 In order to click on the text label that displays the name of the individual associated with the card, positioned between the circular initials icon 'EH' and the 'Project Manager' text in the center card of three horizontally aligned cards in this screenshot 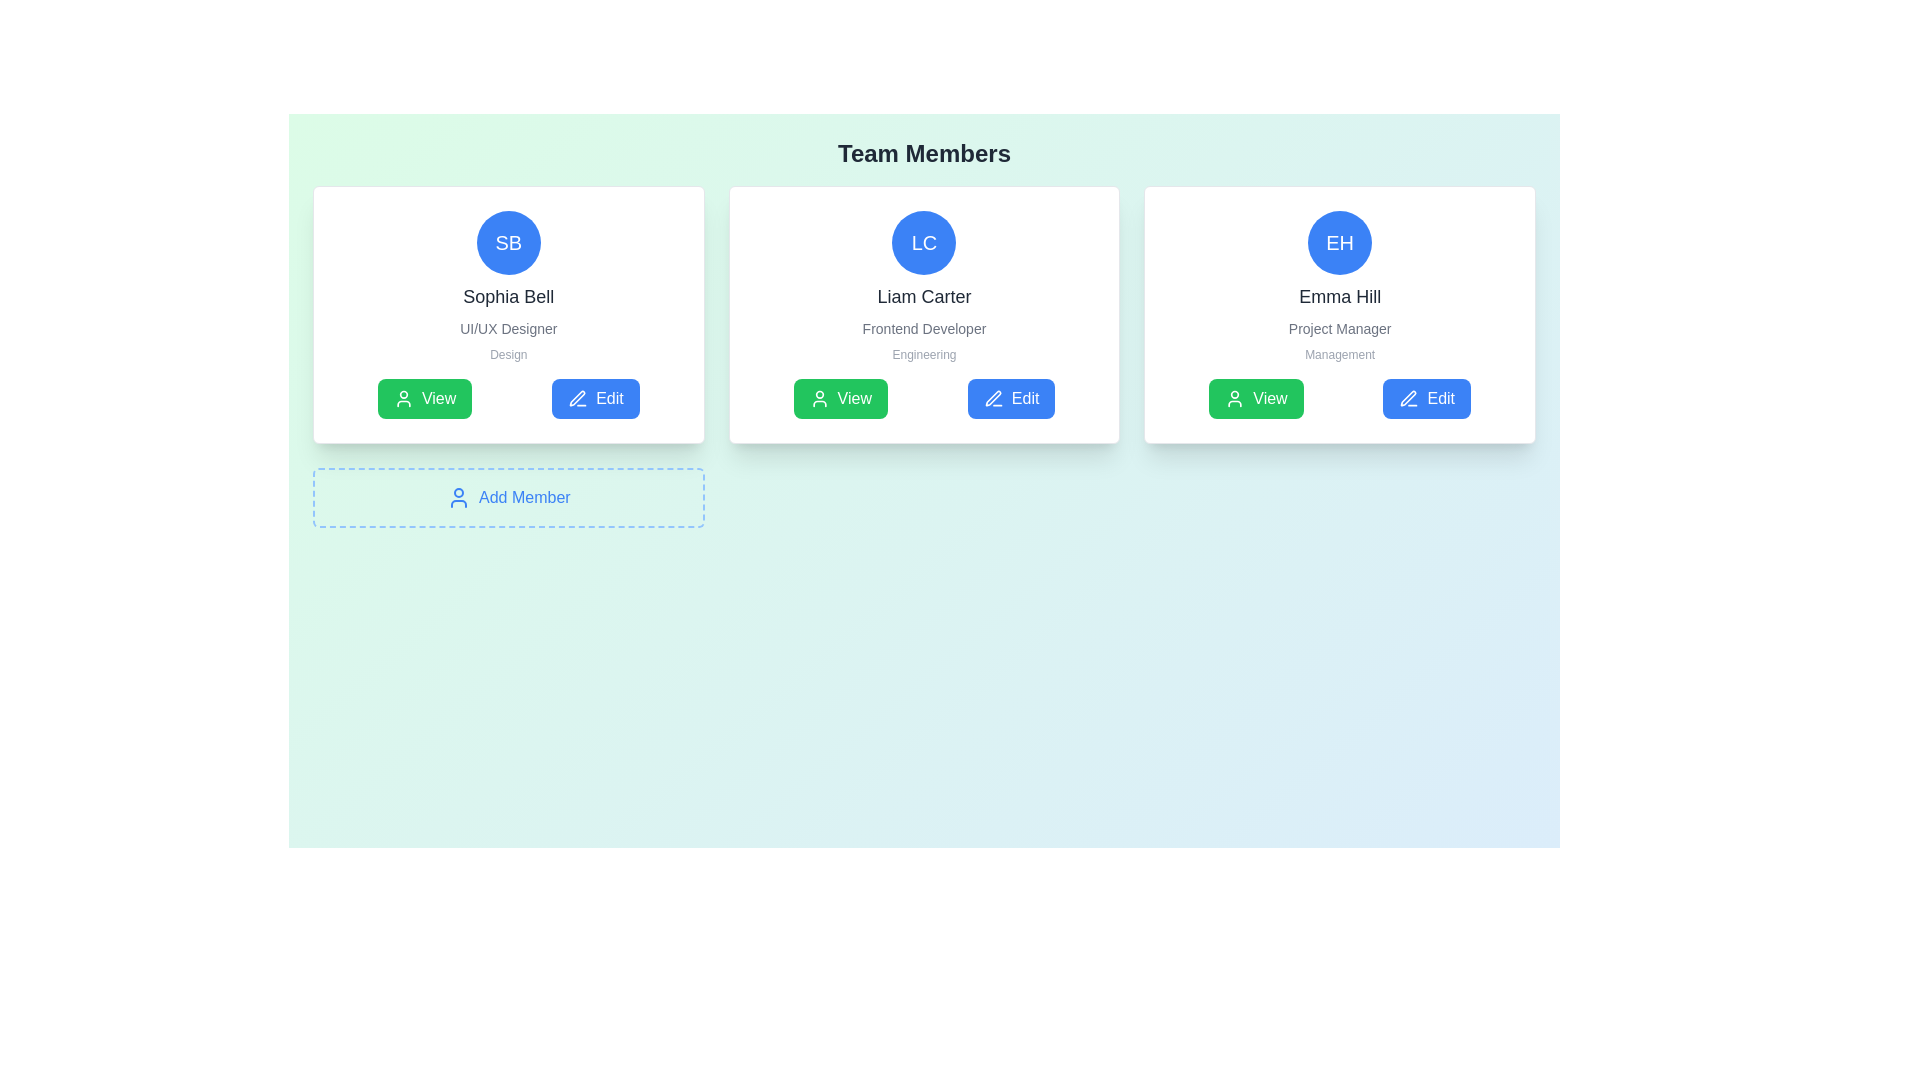, I will do `click(1340, 297)`.